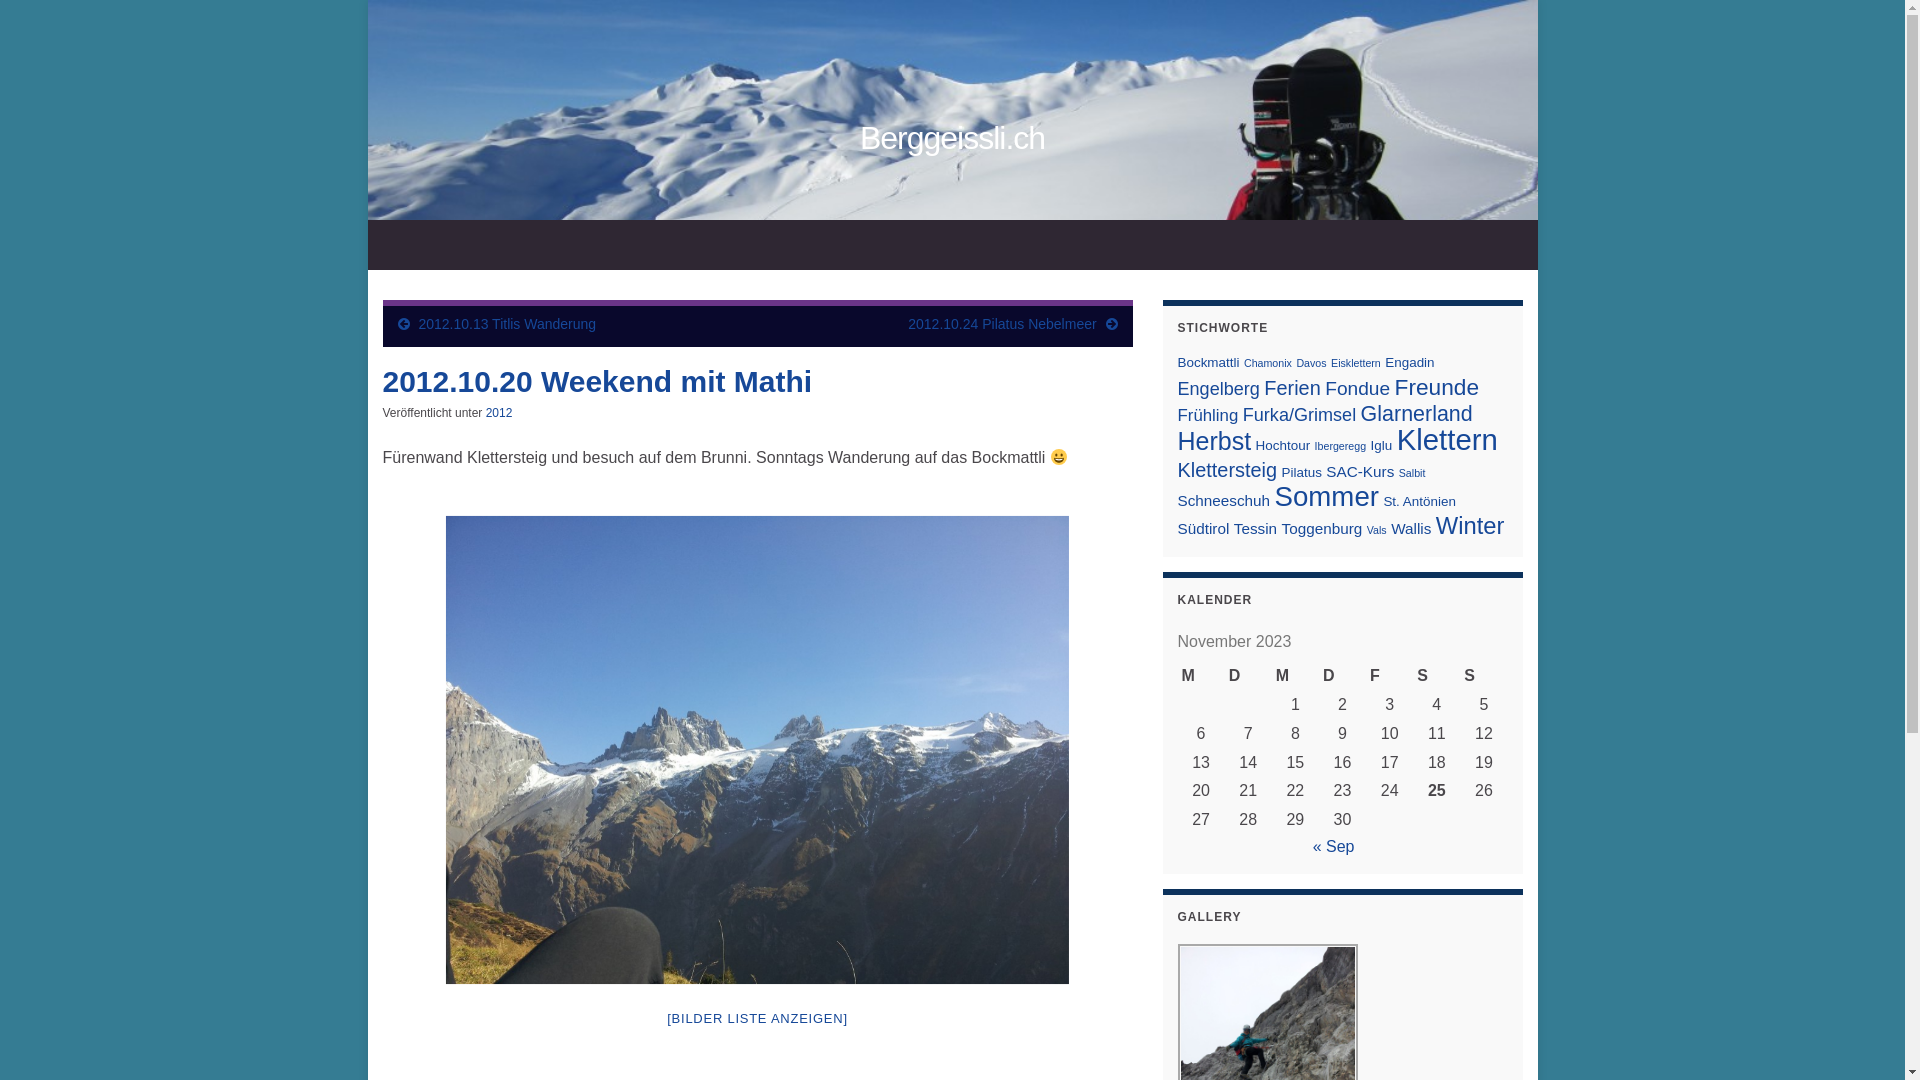 This screenshot has height=1080, width=1920. Describe the element at coordinates (1254, 527) in the screenshot. I see `'Tessin'` at that location.